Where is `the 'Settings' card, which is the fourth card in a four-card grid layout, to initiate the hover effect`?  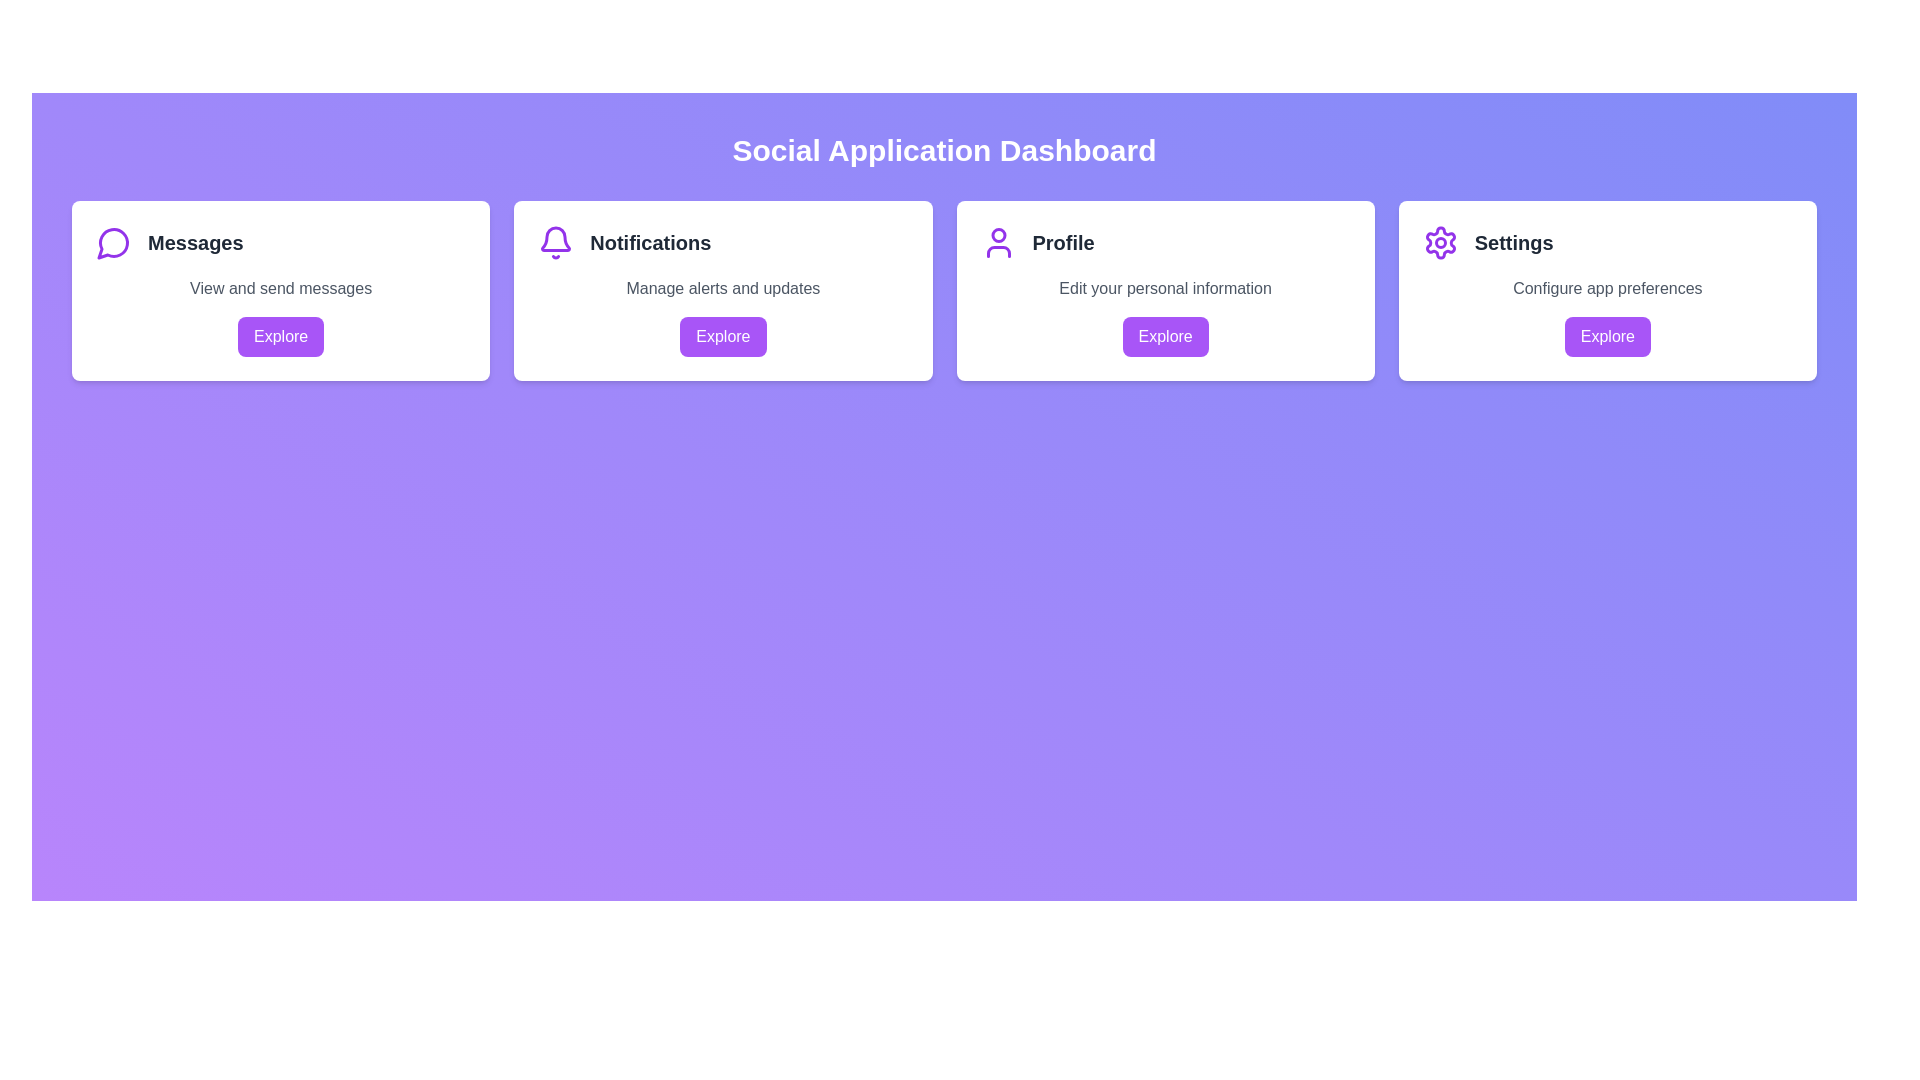 the 'Settings' card, which is the fourth card in a four-card grid layout, to initiate the hover effect is located at coordinates (1607, 290).